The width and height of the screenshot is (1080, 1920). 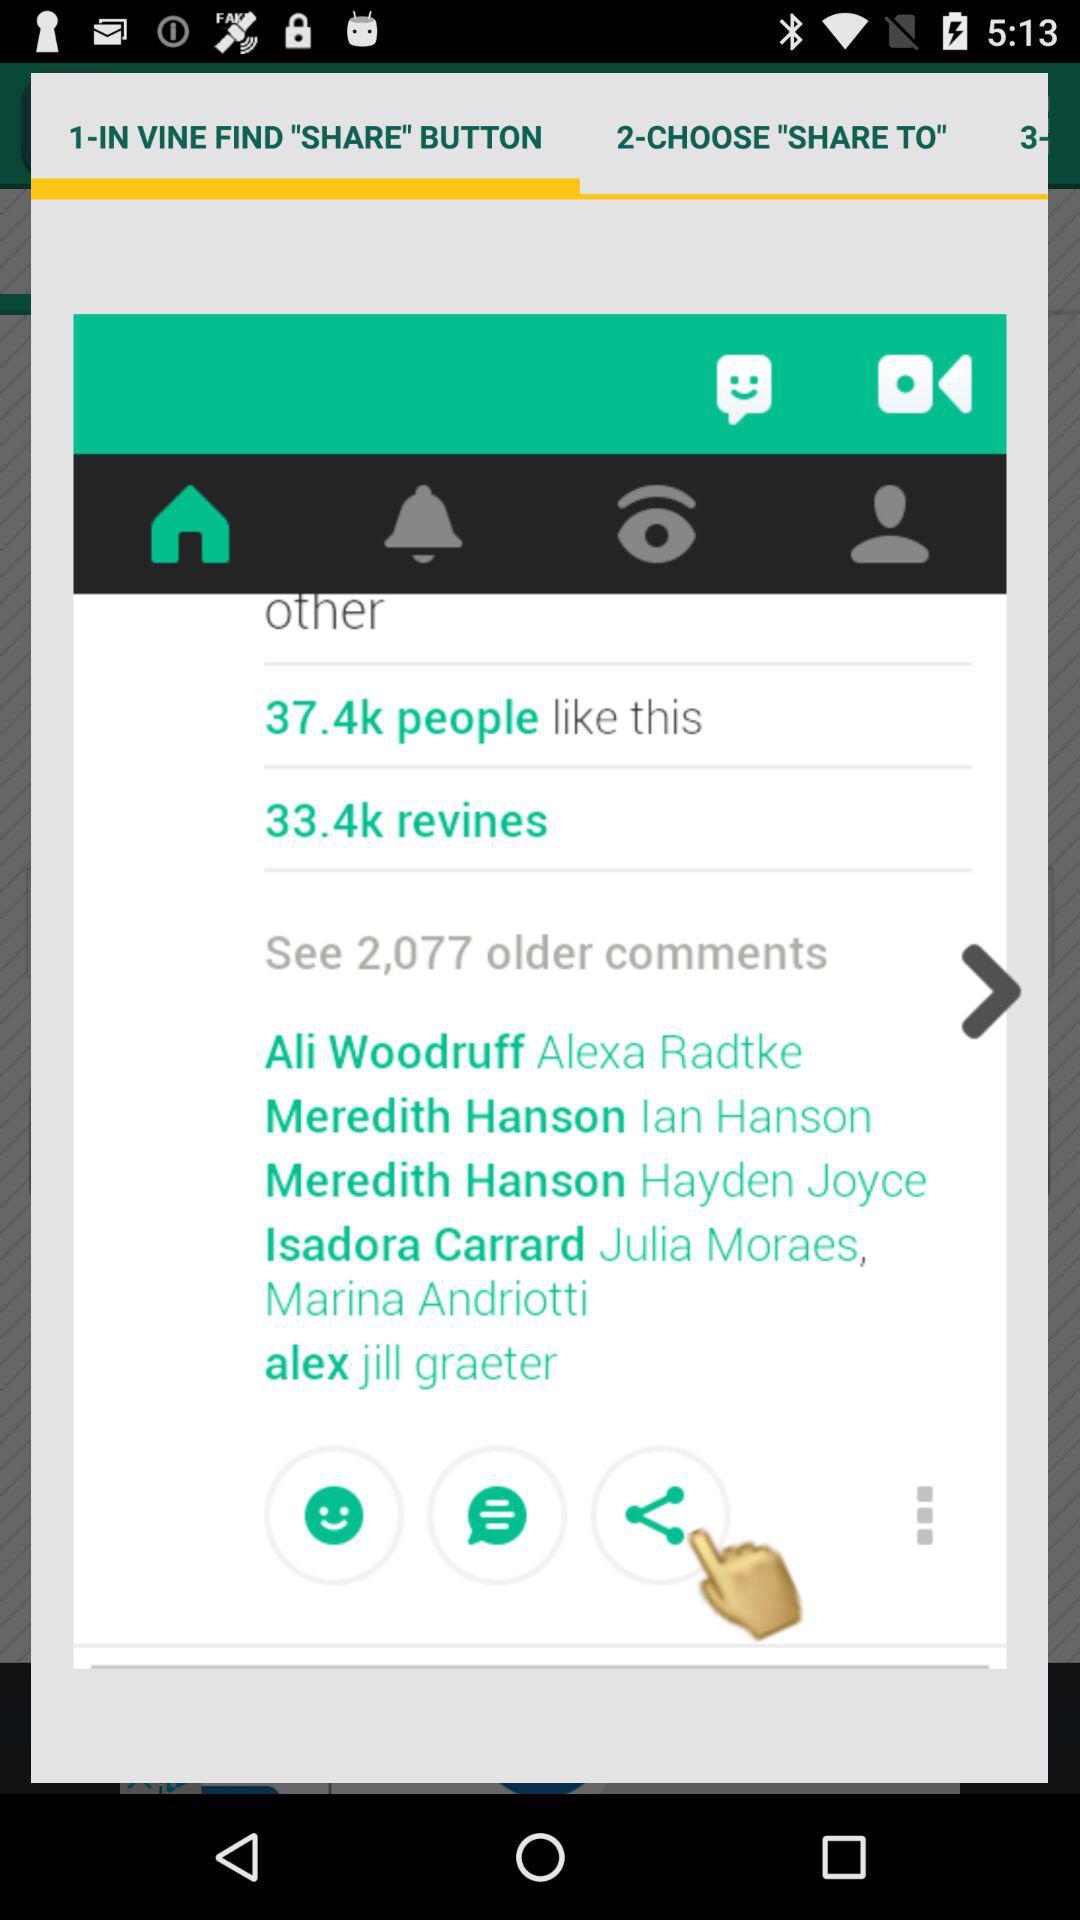 What do you see at coordinates (780, 135) in the screenshot?
I see `the icon next to the 1 in vine item` at bounding box center [780, 135].